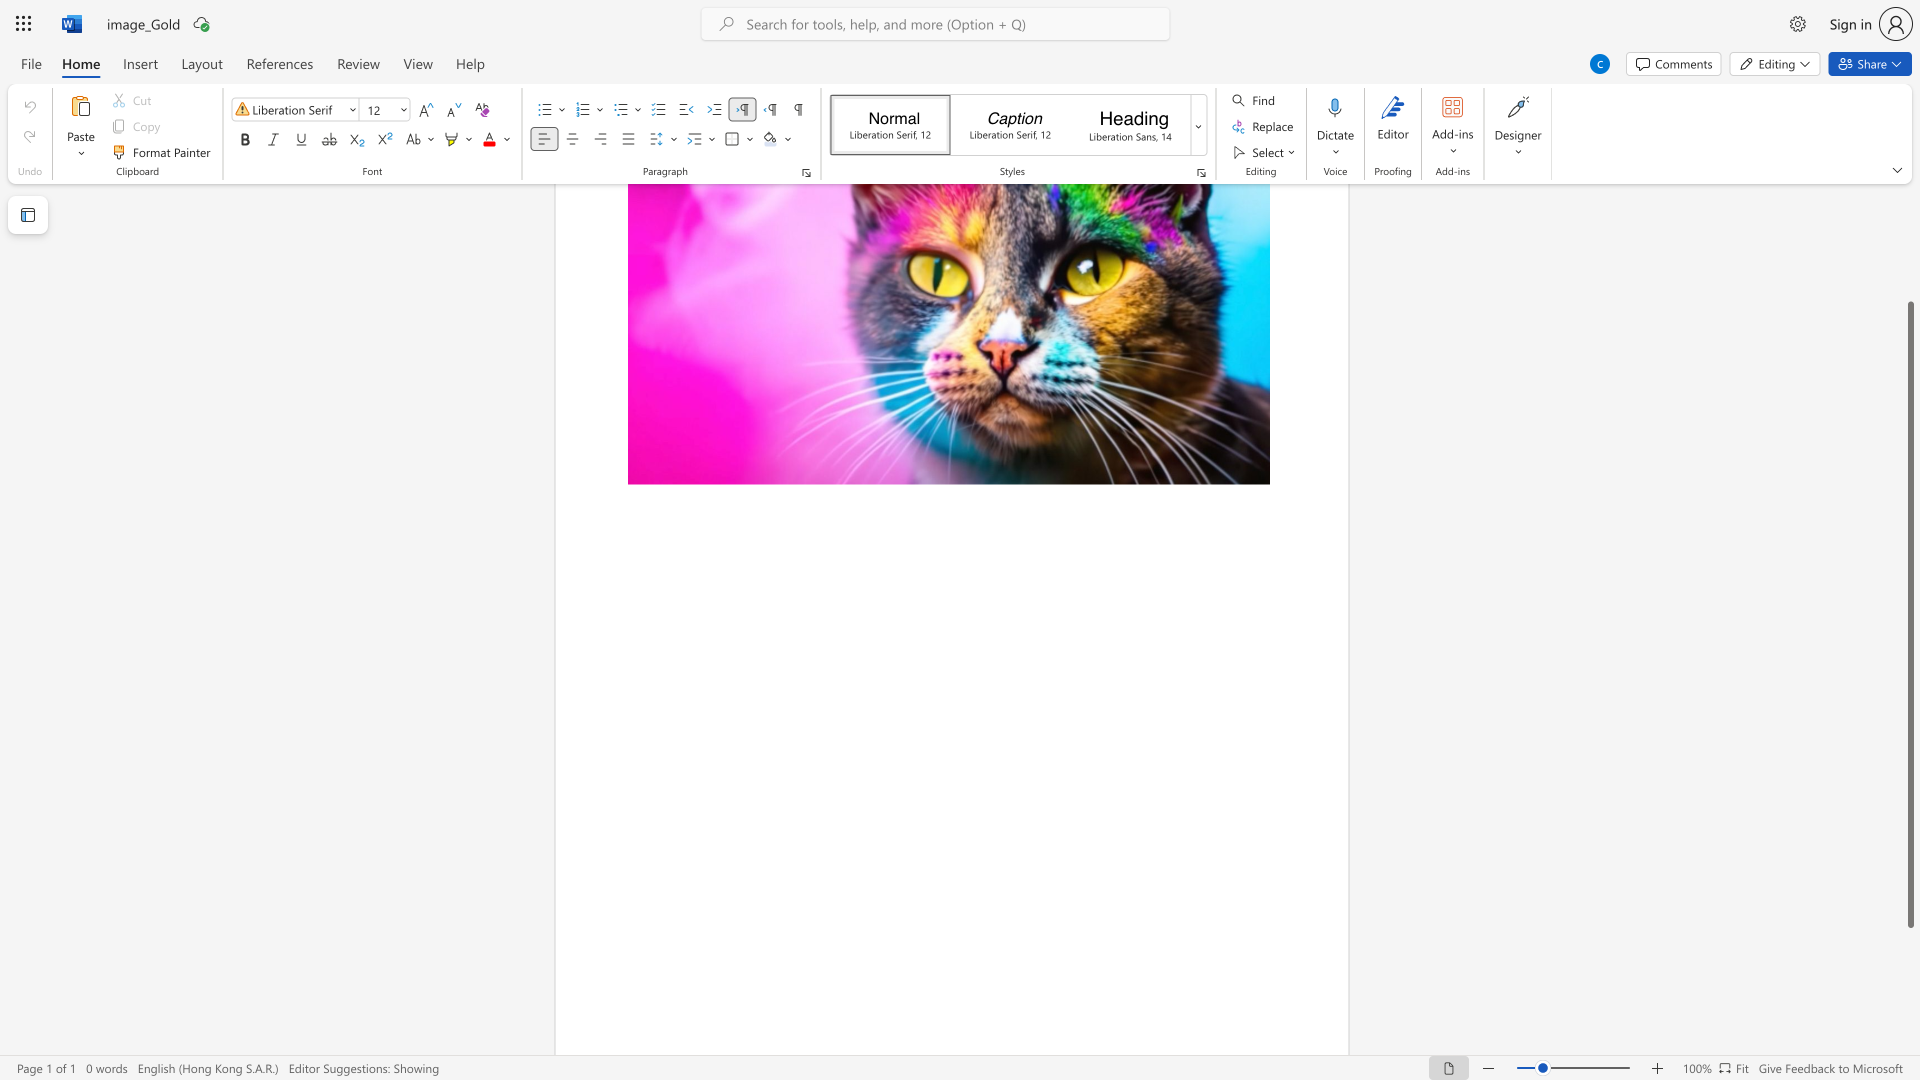 This screenshot has width=1920, height=1080. I want to click on the scrollbar to move the page up, so click(1909, 289).